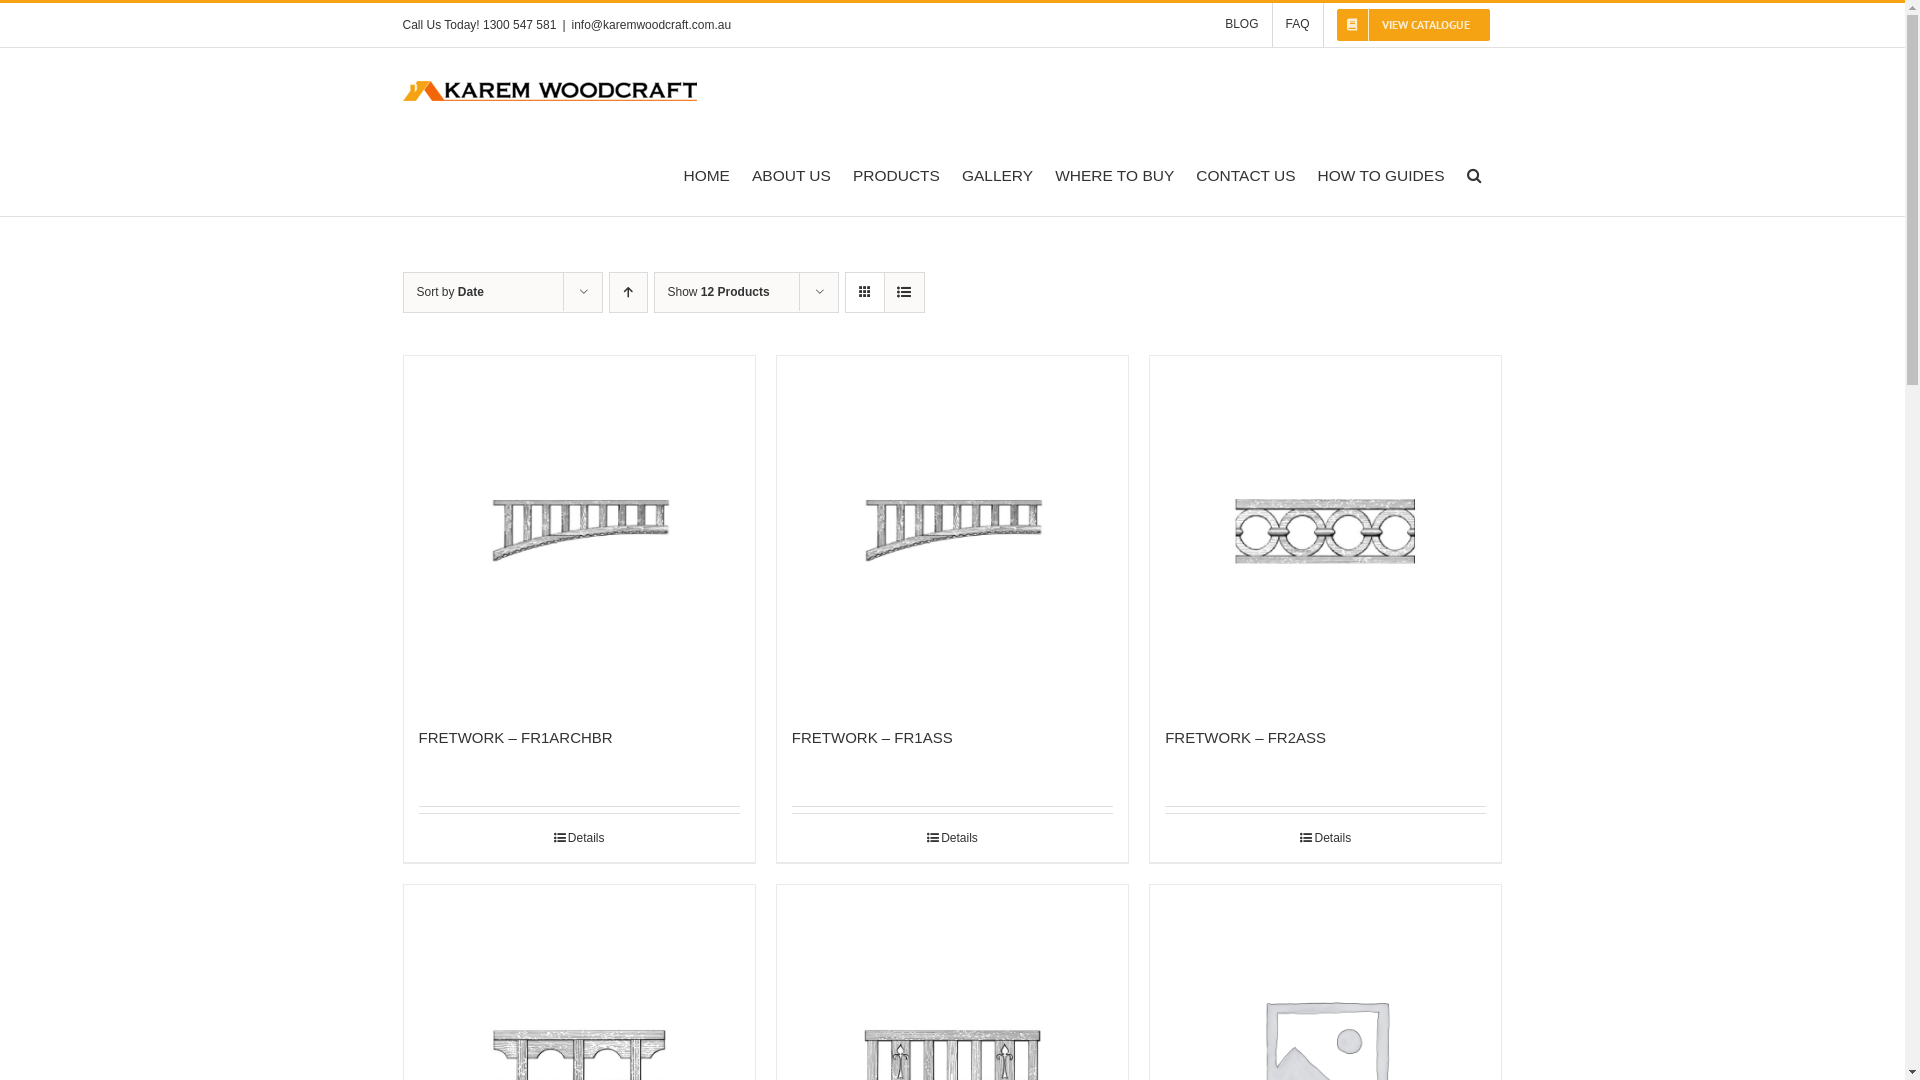  What do you see at coordinates (1210, 24) in the screenshot?
I see `'BLOG'` at bounding box center [1210, 24].